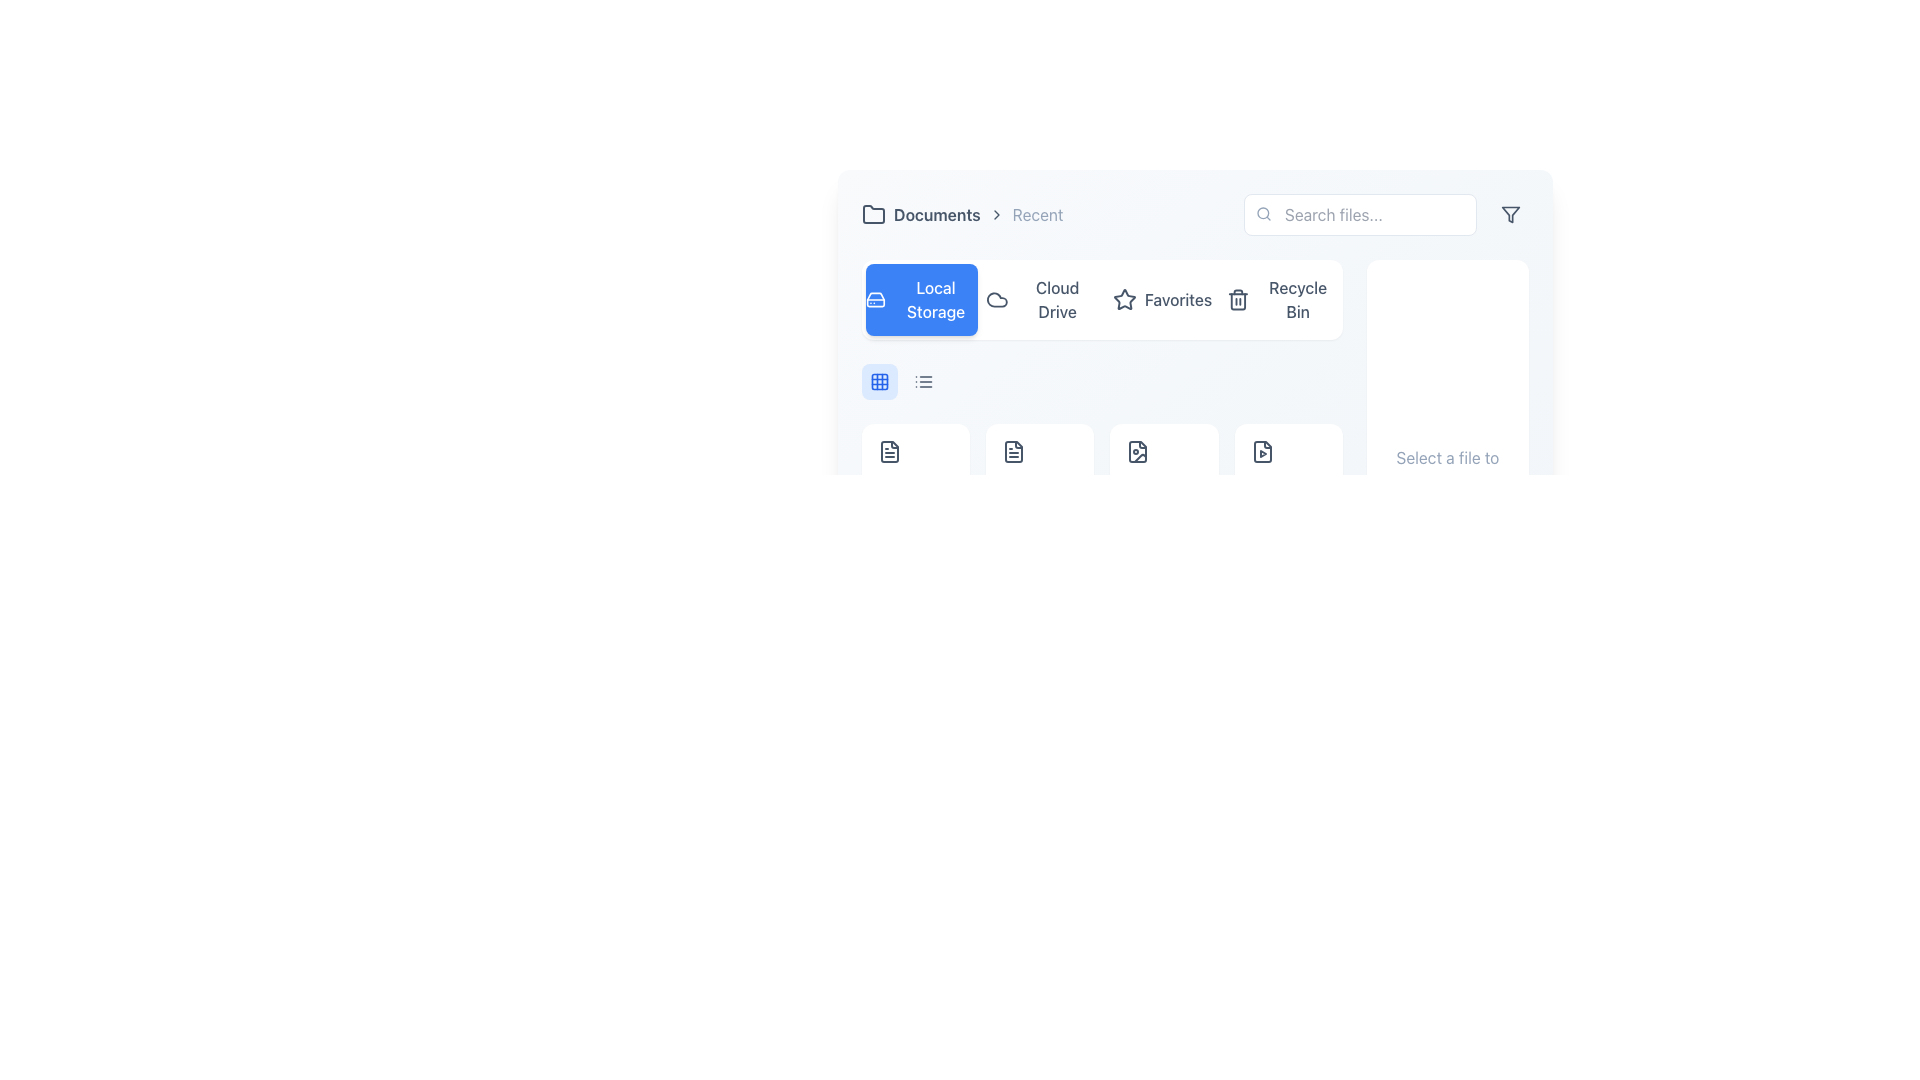  Describe the element at coordinates (1014, 451) in the screenshot. I see `the second document file icon in the toolbar section` at that location.